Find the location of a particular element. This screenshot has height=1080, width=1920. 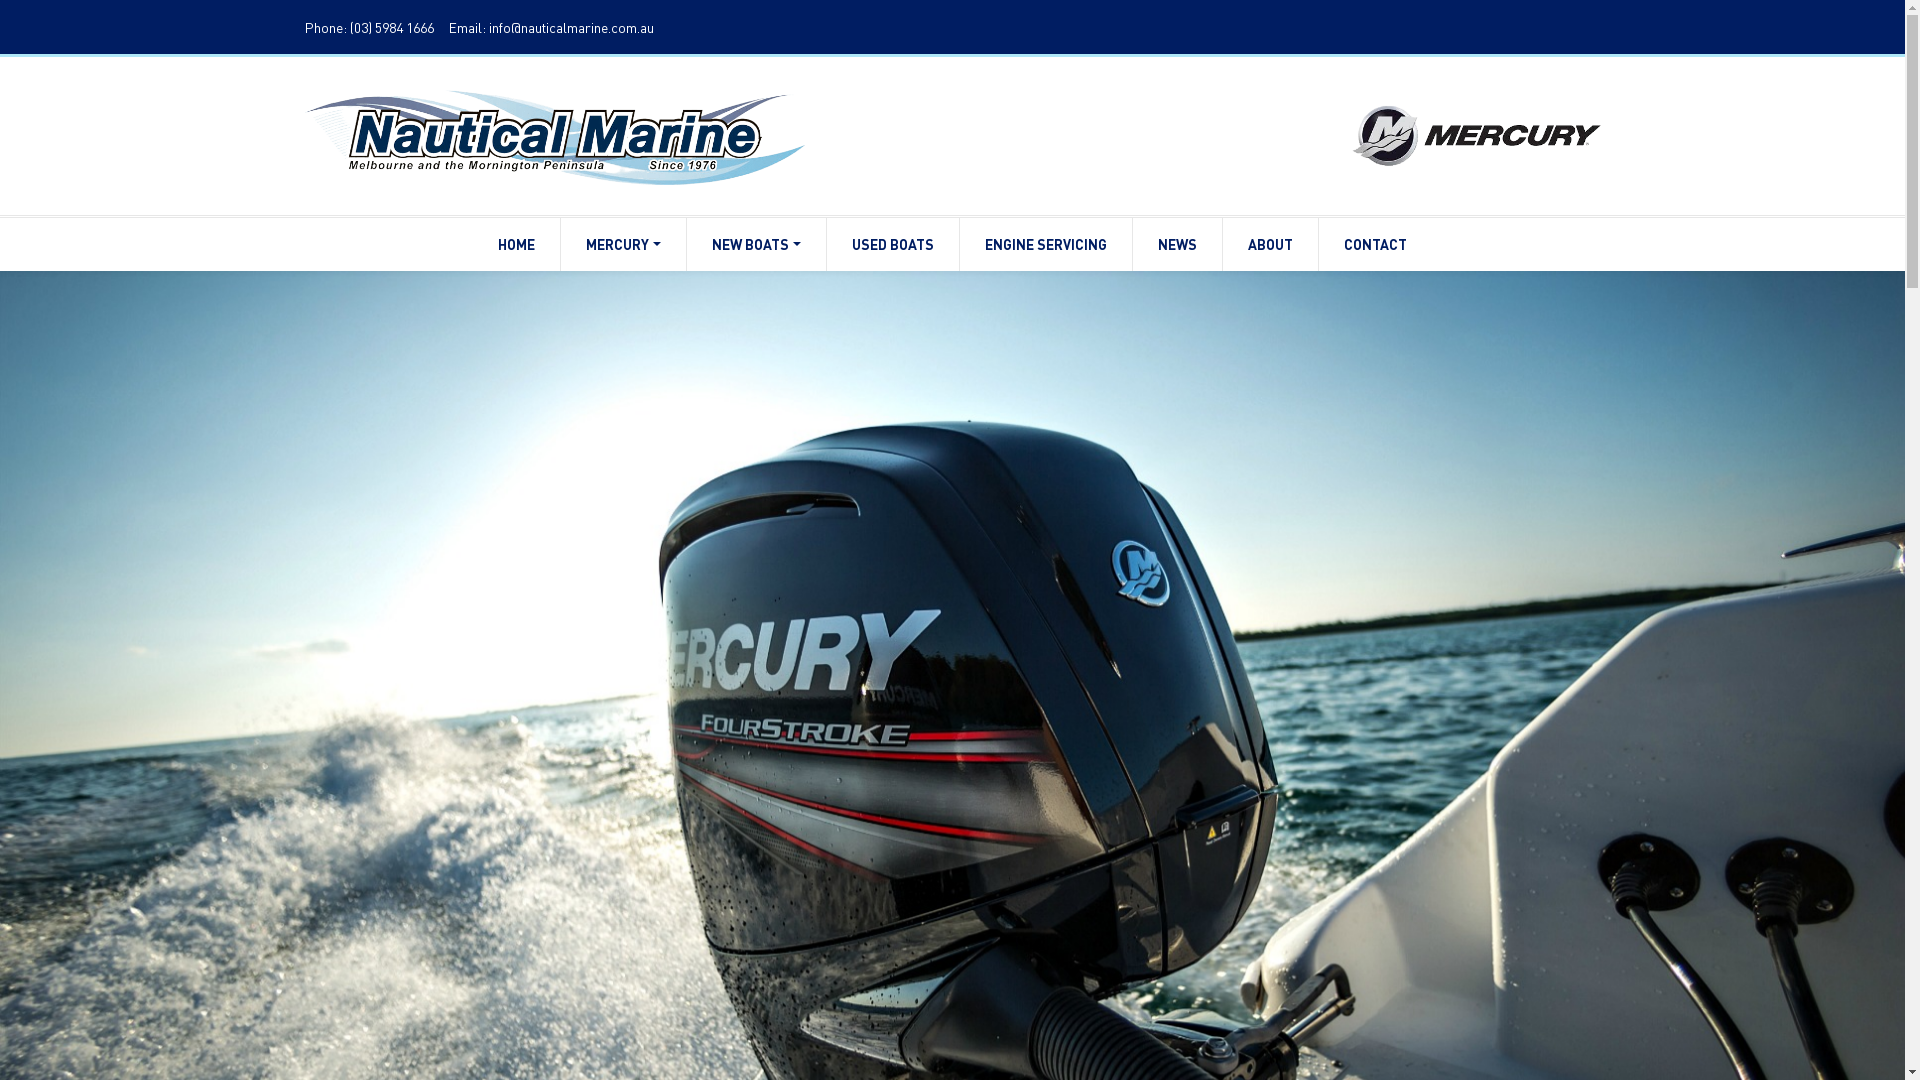

'USED BOATS' is located at coordinates (891, 243).